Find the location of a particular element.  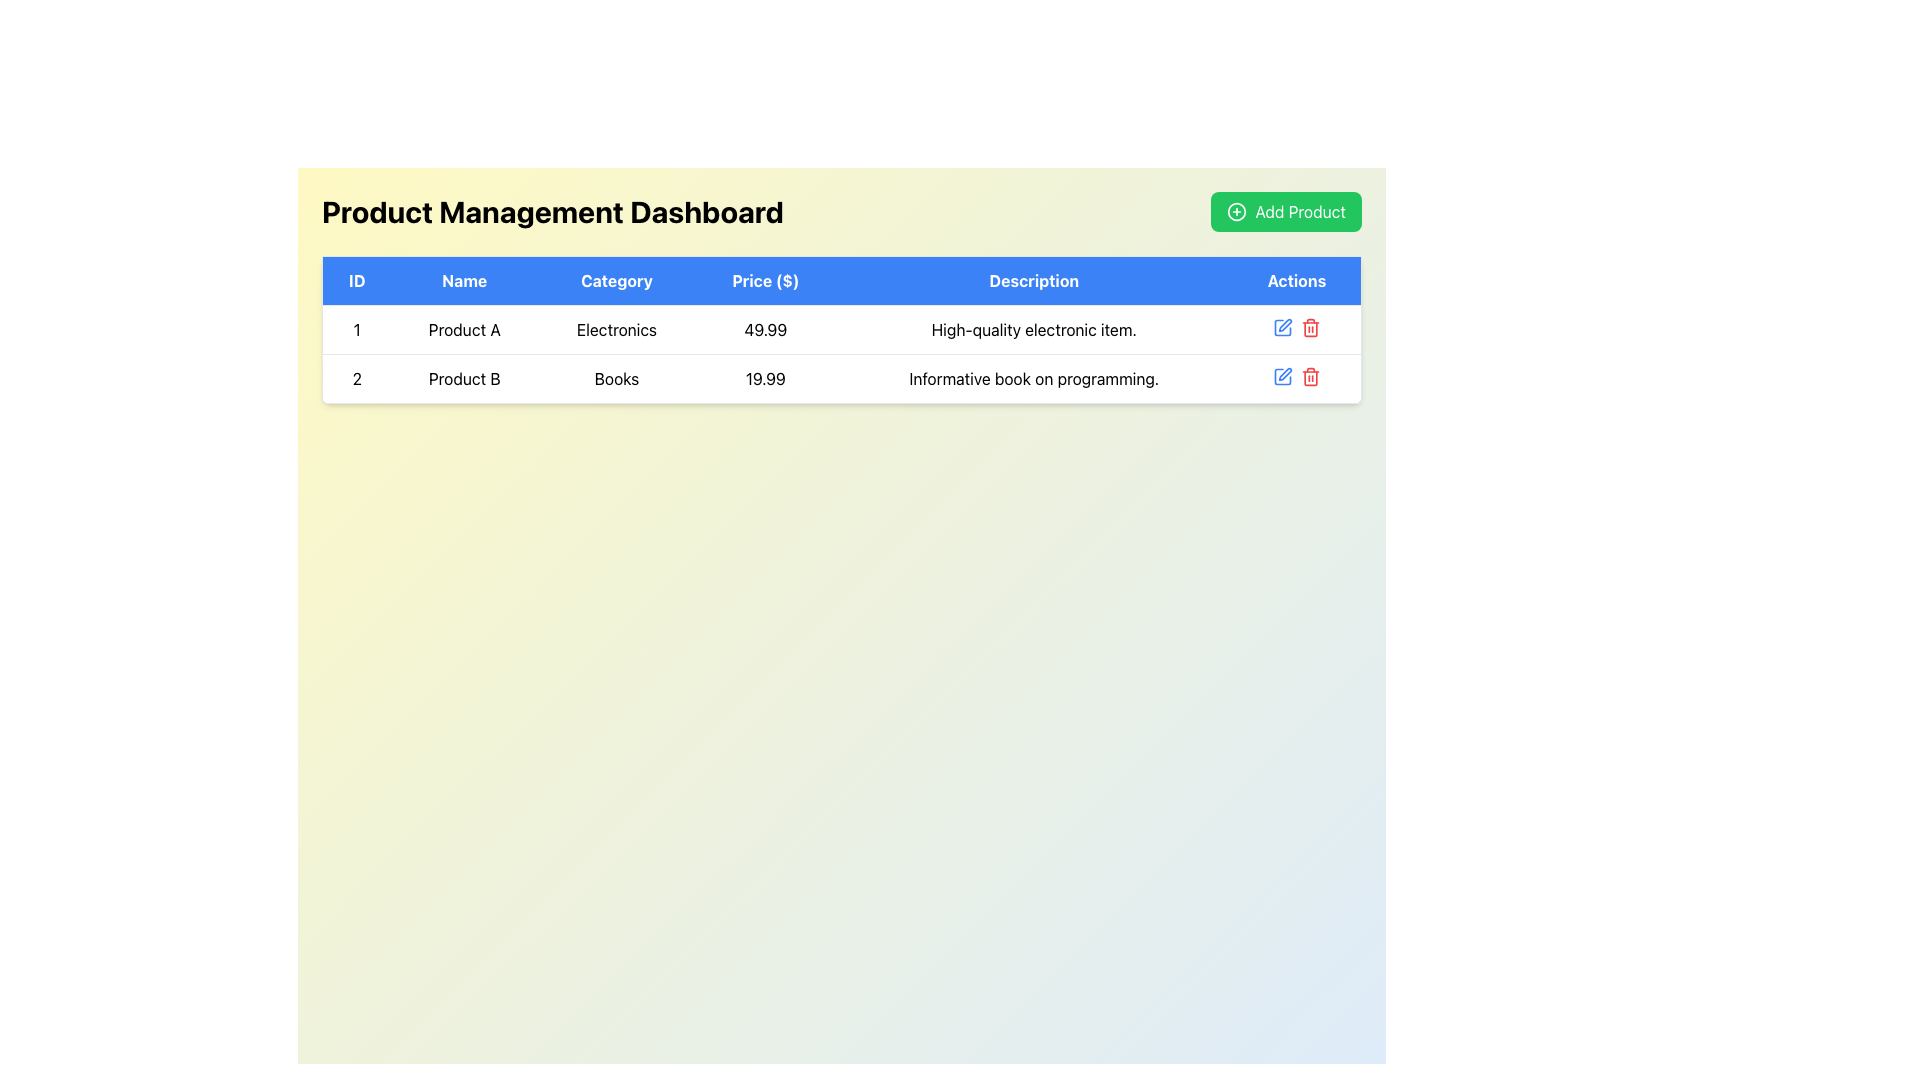

text content of the table cell in the 'Category' column of the first row, which indicates the product belongs to the 'Electronics' category is located at coordinates (616, 329).